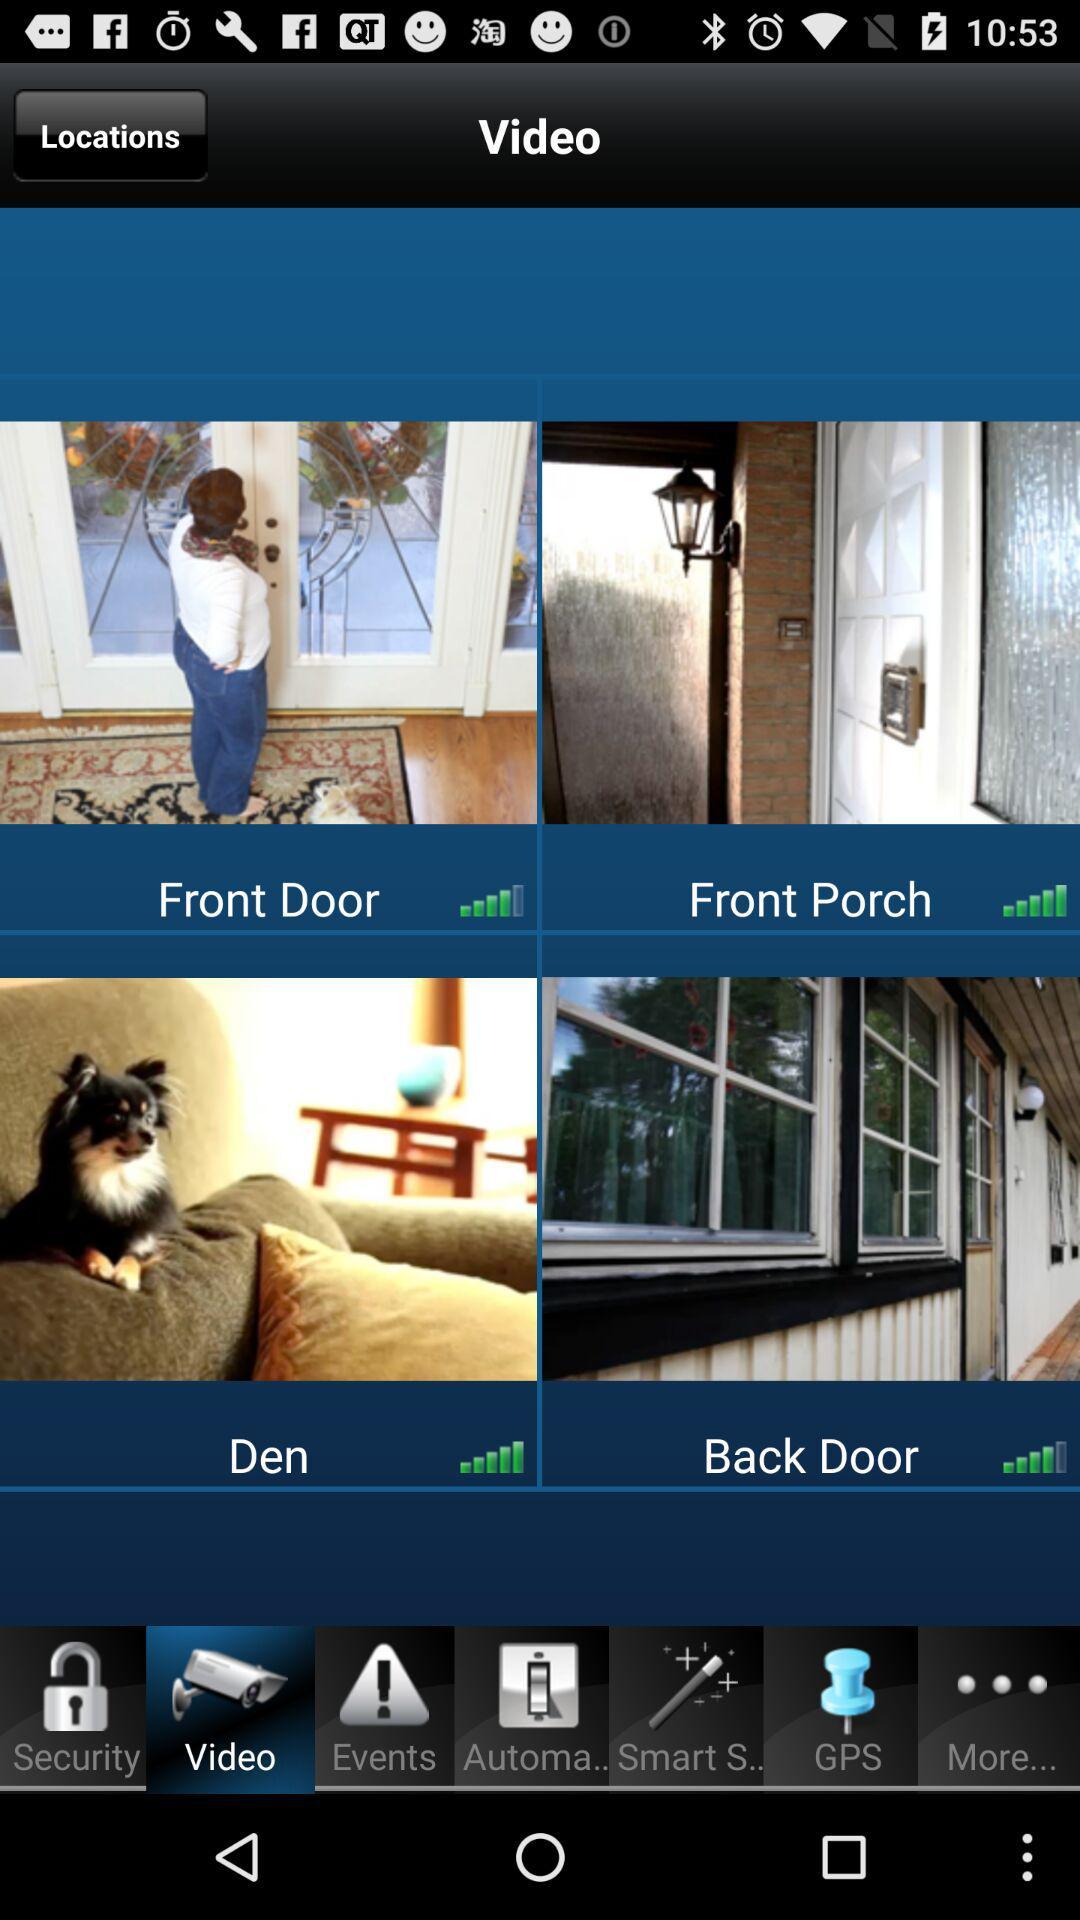  What do you see at coordinates (267, 1179) in the screenshot?
I see `the app above the den app` at bounding box center [267, 1179].